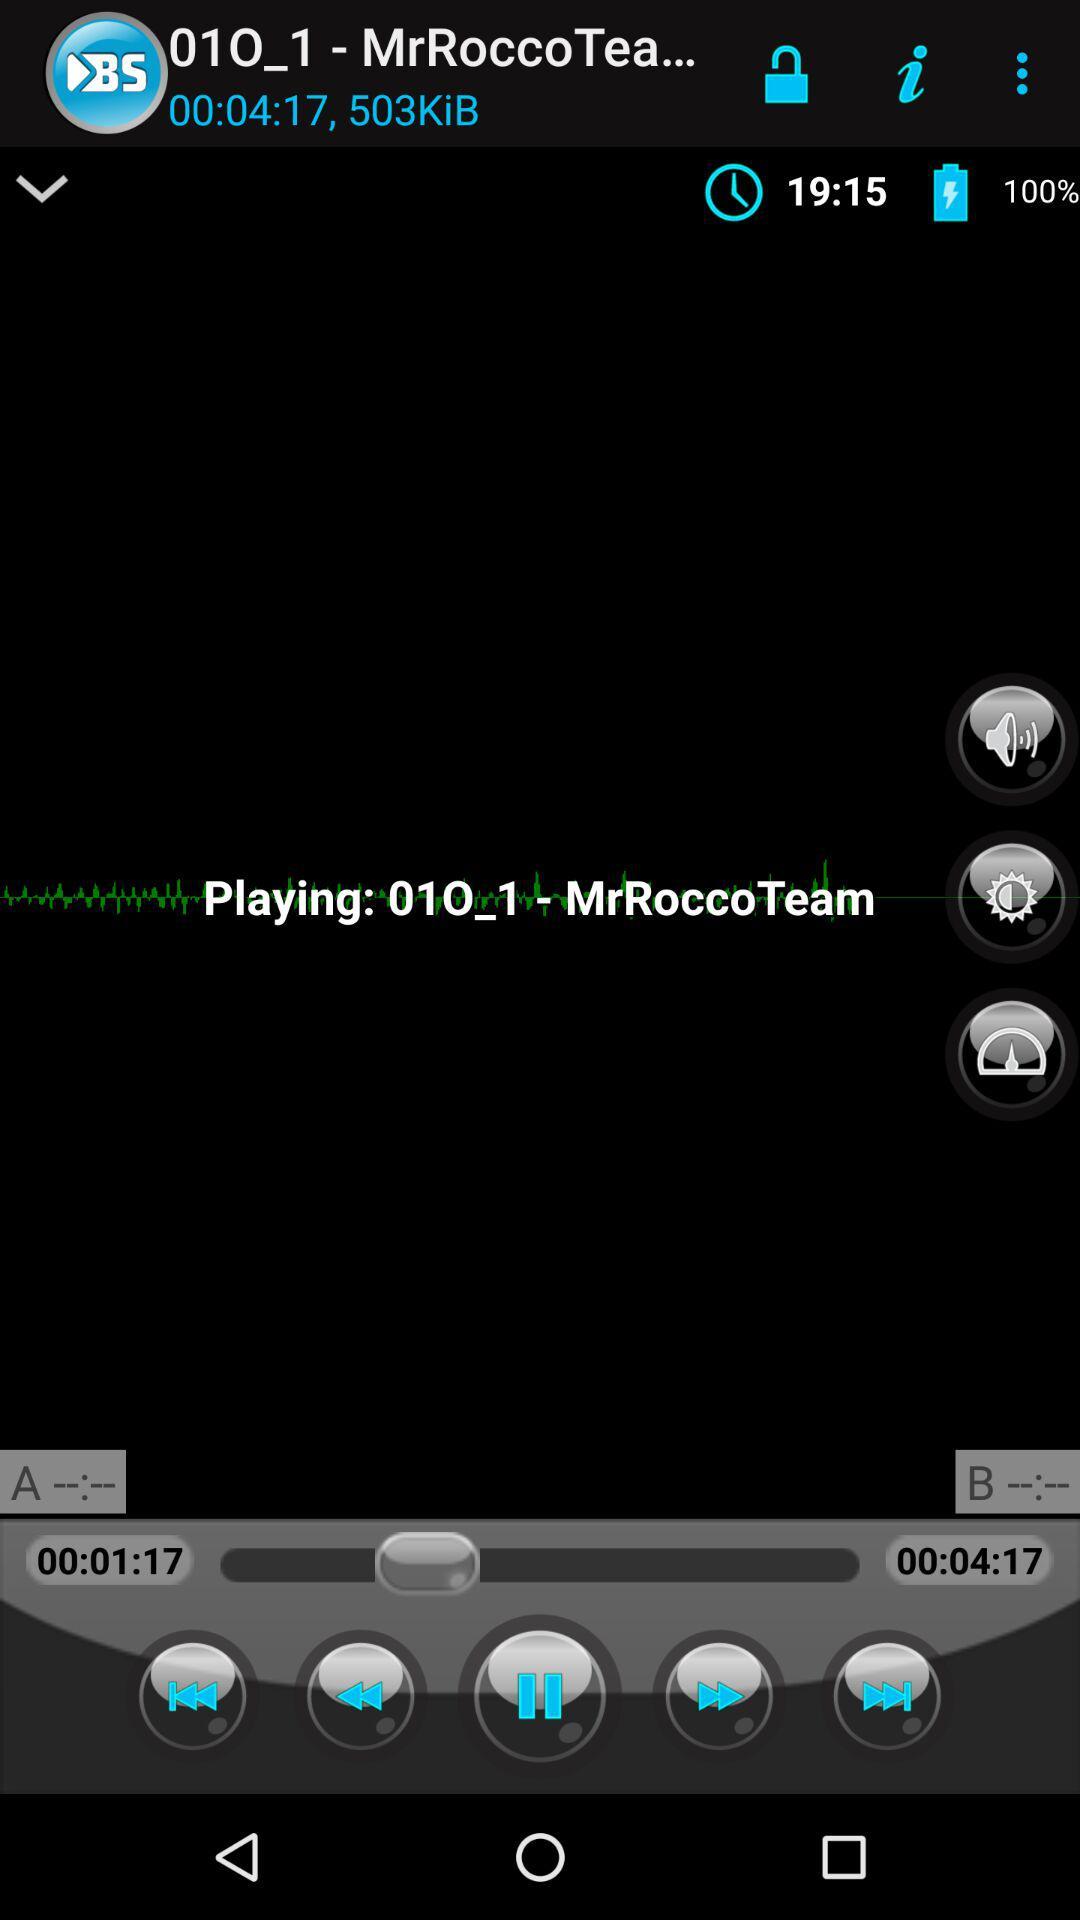 This screenshot has width=1080, height=1920. What do you see at coordinates (718, 1695) in the screenshot?
I see `fast forward track` at bounding box center [718, 1695].